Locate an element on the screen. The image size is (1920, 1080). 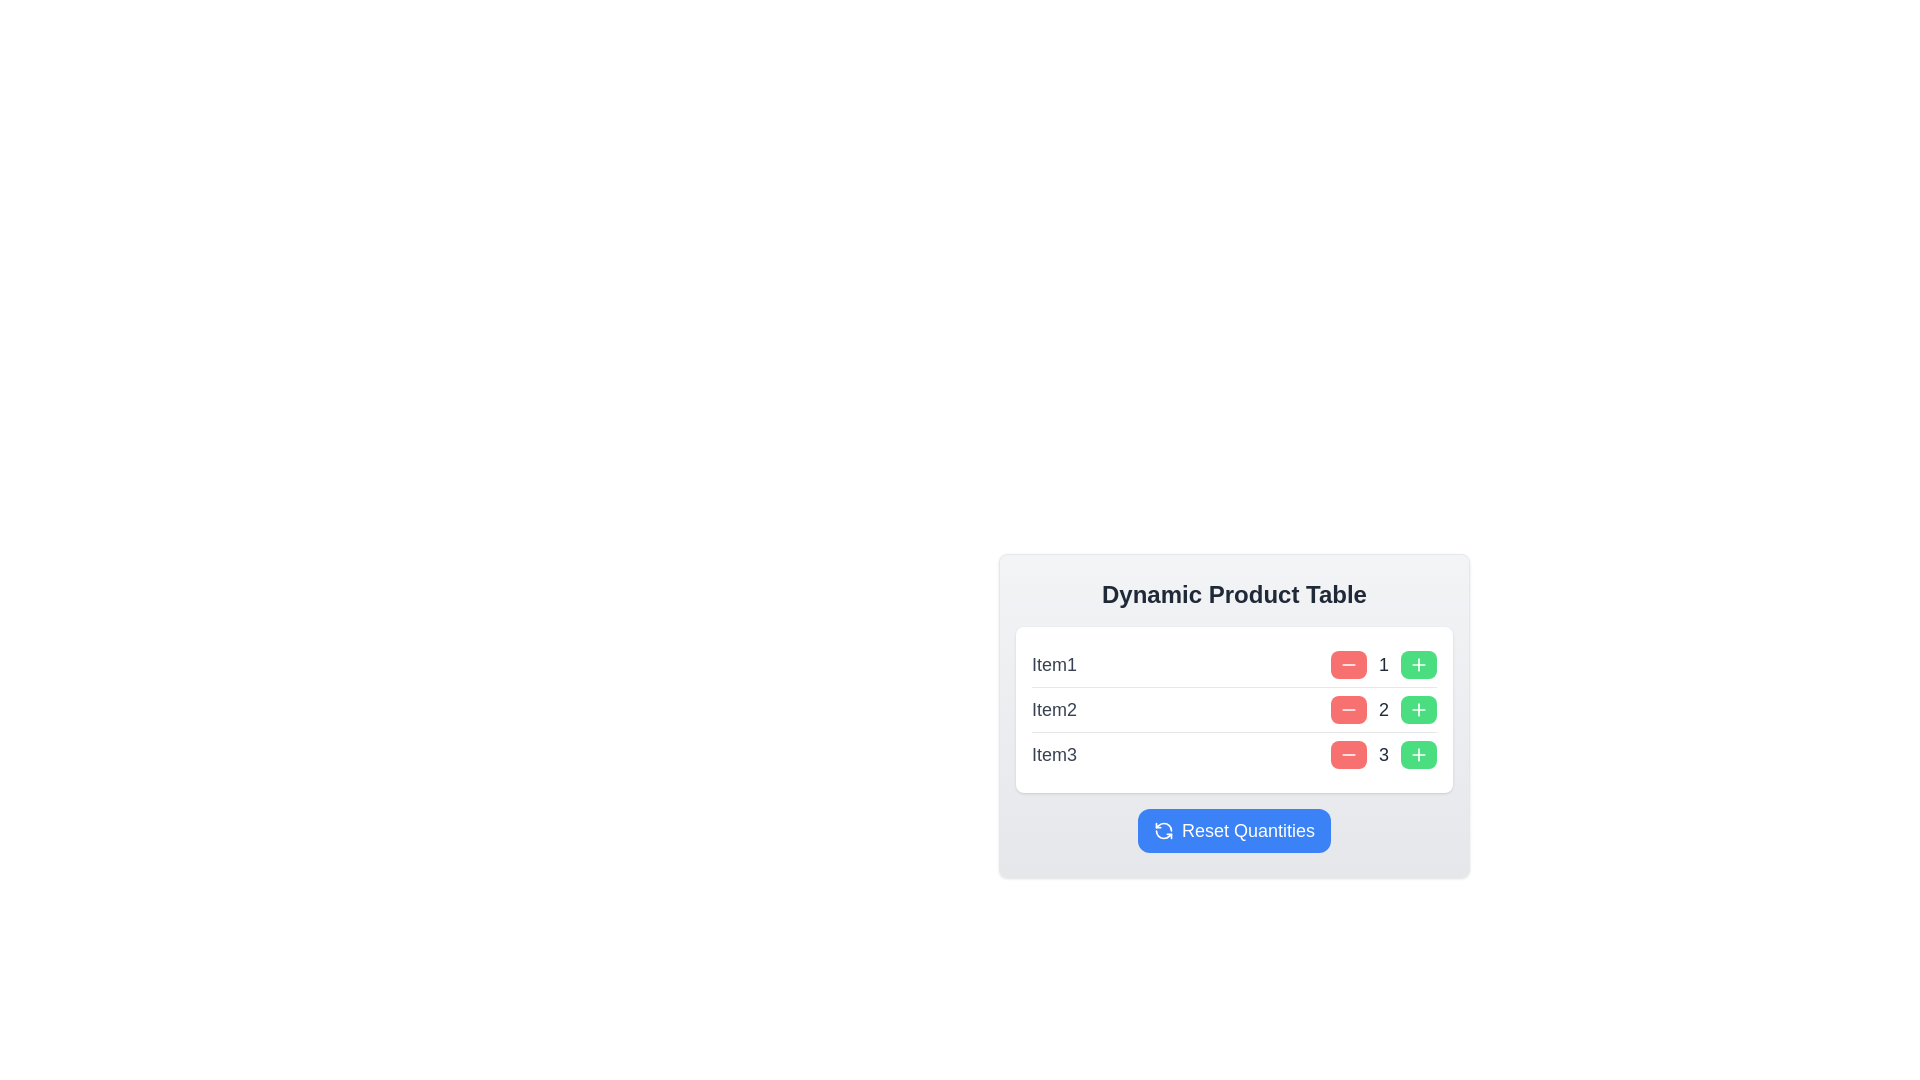
the rectangular button with a blue background and white text reading 'Reset Quantities' to reset values is located at coordinates (1233, 830).